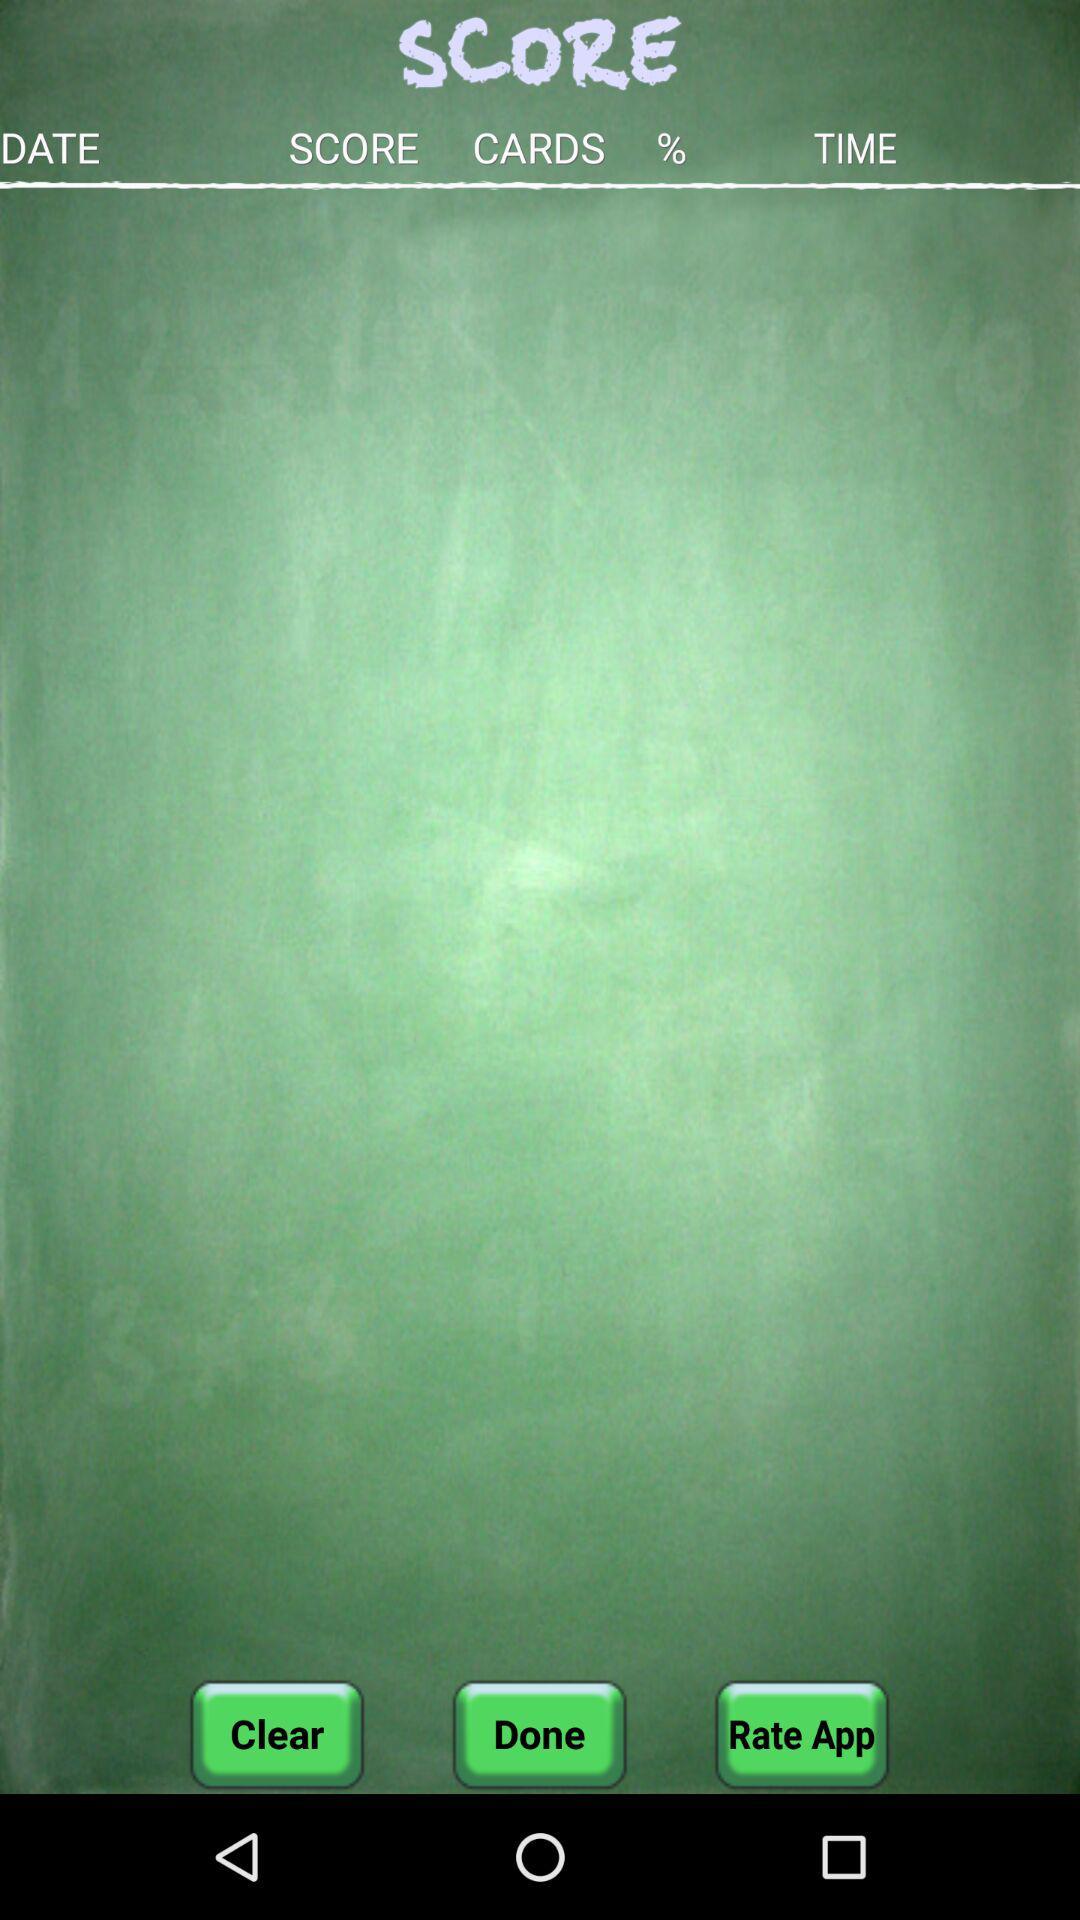 The width and height of the screenshot is (1080, 1920). What do you see at coordinates (540, 933) in the screenshot?
I see `the item at the center` at bounding box center [540, 933].